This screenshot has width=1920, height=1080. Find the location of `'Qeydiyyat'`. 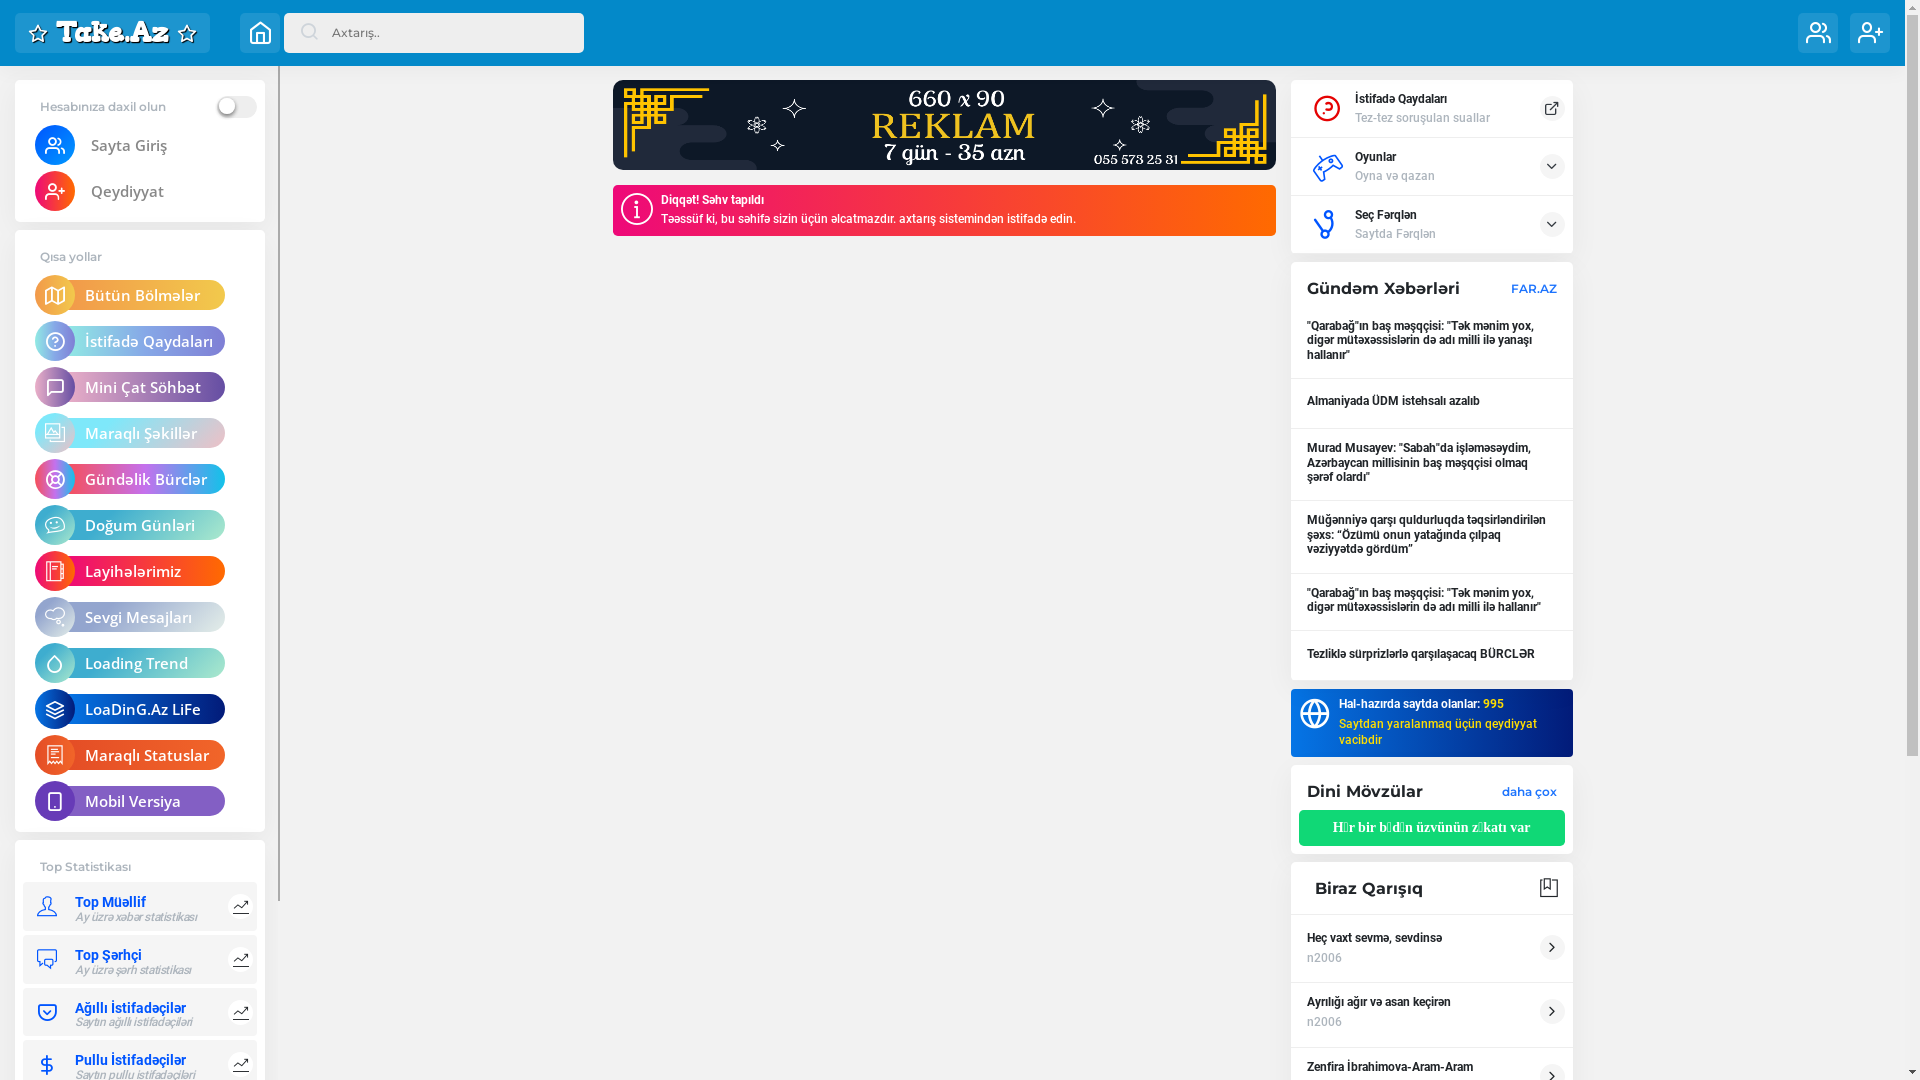

'Qeydiyyat' is located at coordinates (138, 191).